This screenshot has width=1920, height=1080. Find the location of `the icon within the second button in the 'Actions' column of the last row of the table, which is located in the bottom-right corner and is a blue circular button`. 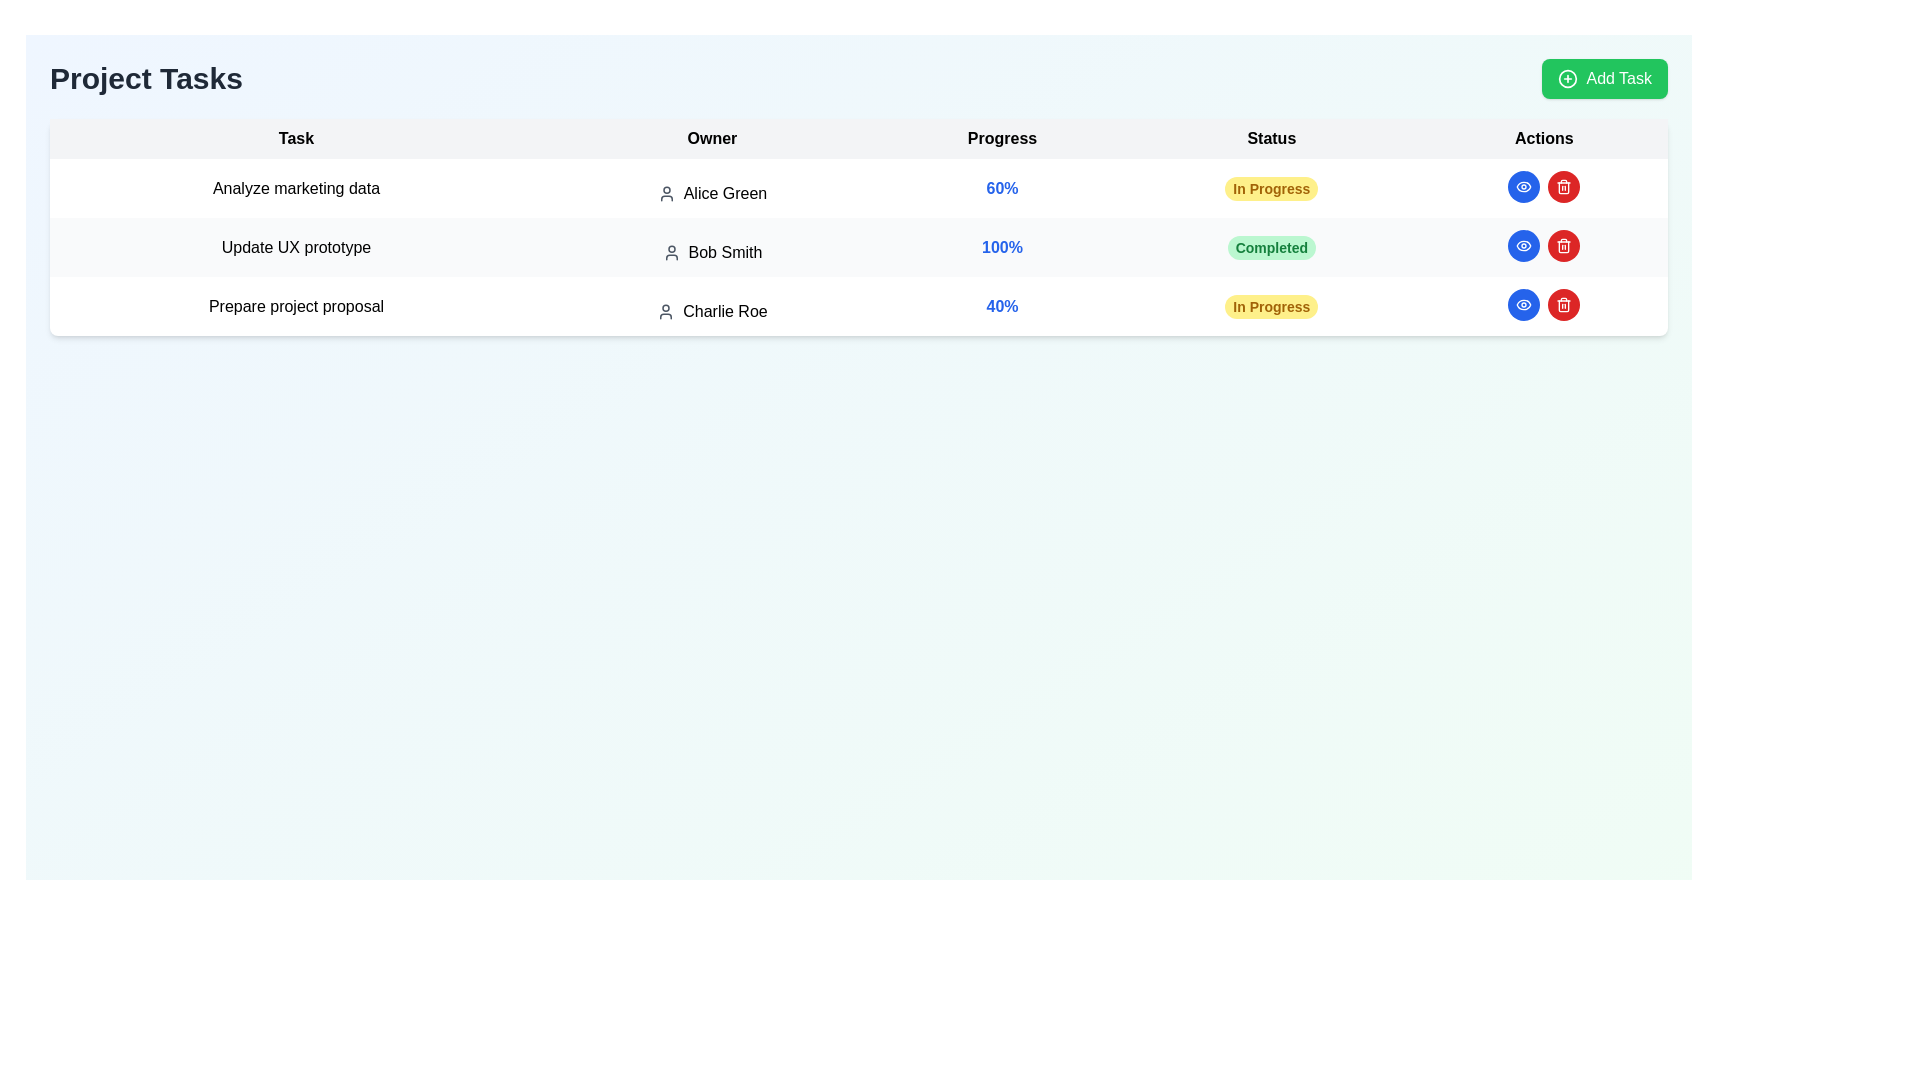

the icon within the second button in the 'Actions' column of the last row of the table, which is located in the bottom-right corner and is a blue circular button is located at coordinates (1523, 186).